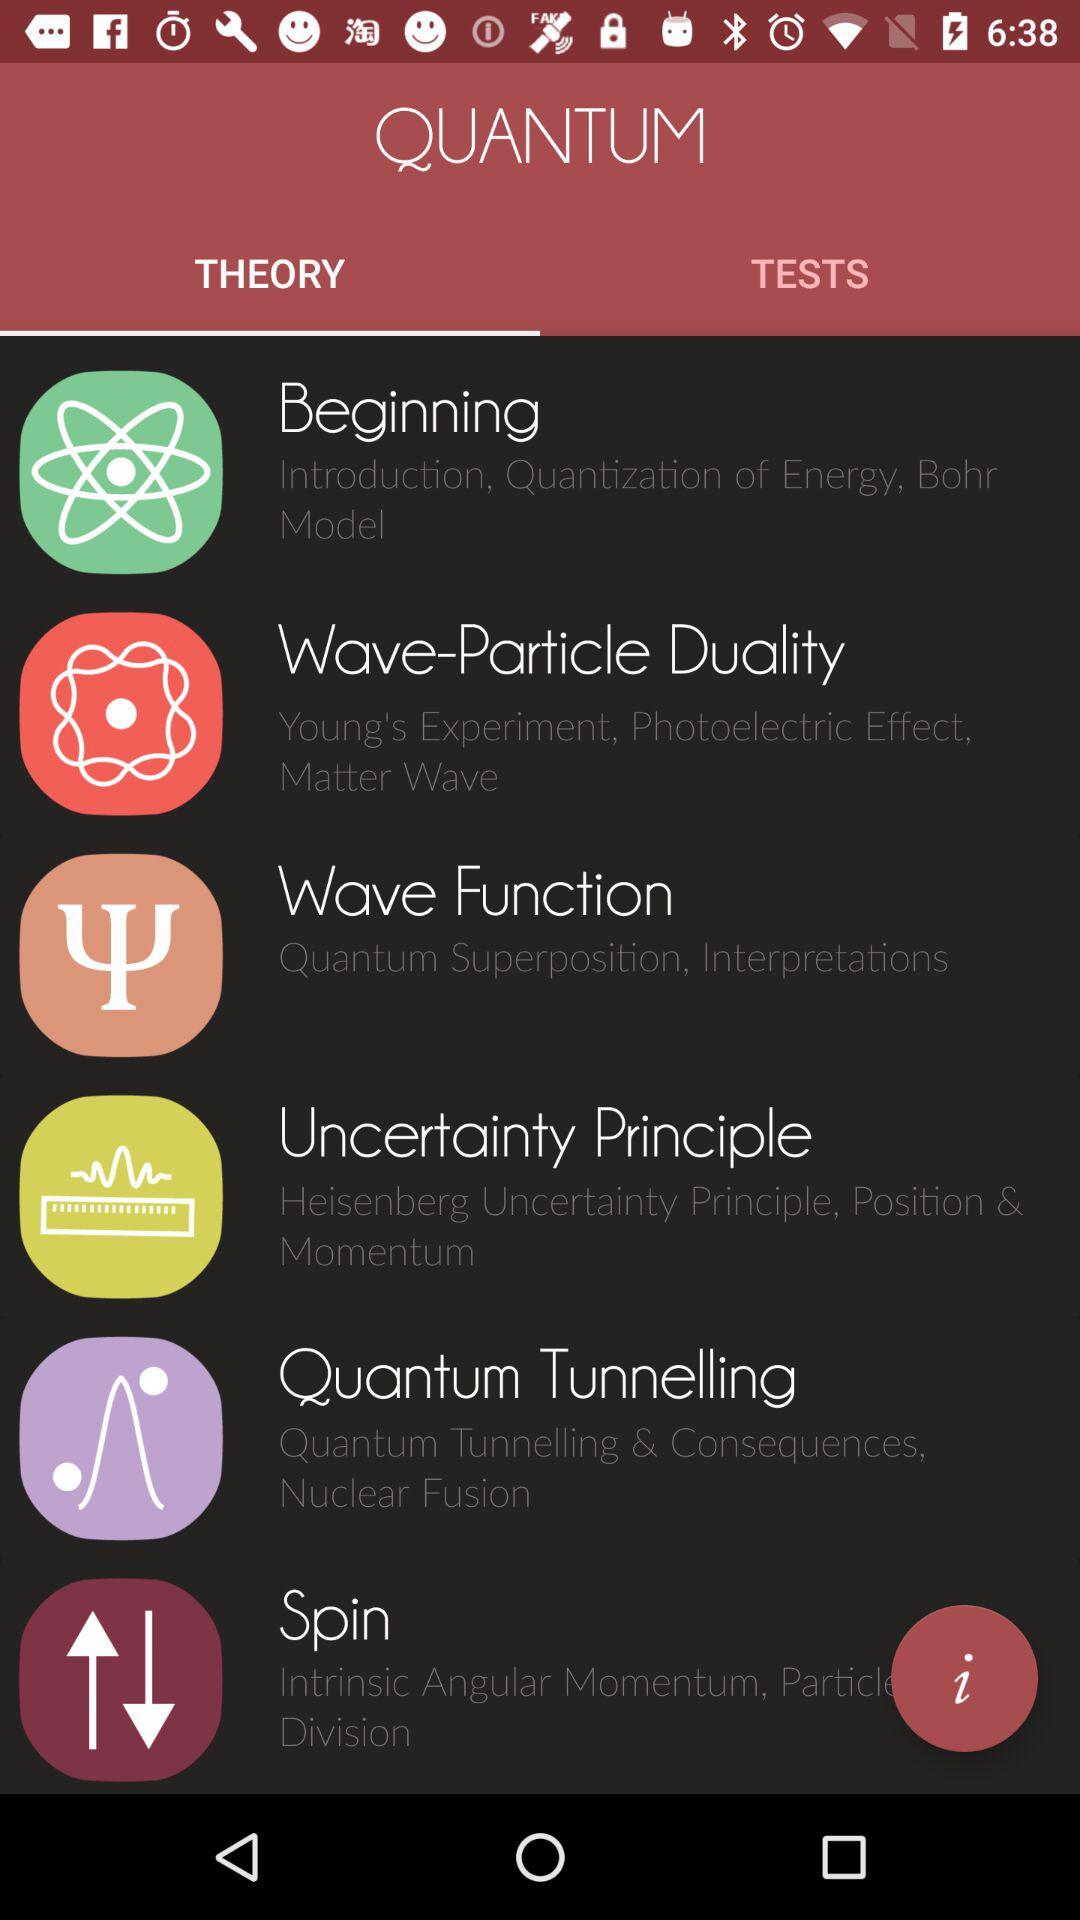  What do you see at coordinates (963, 1678) in the screenshot?
I see `more info` at bounding box center [963, 1678].